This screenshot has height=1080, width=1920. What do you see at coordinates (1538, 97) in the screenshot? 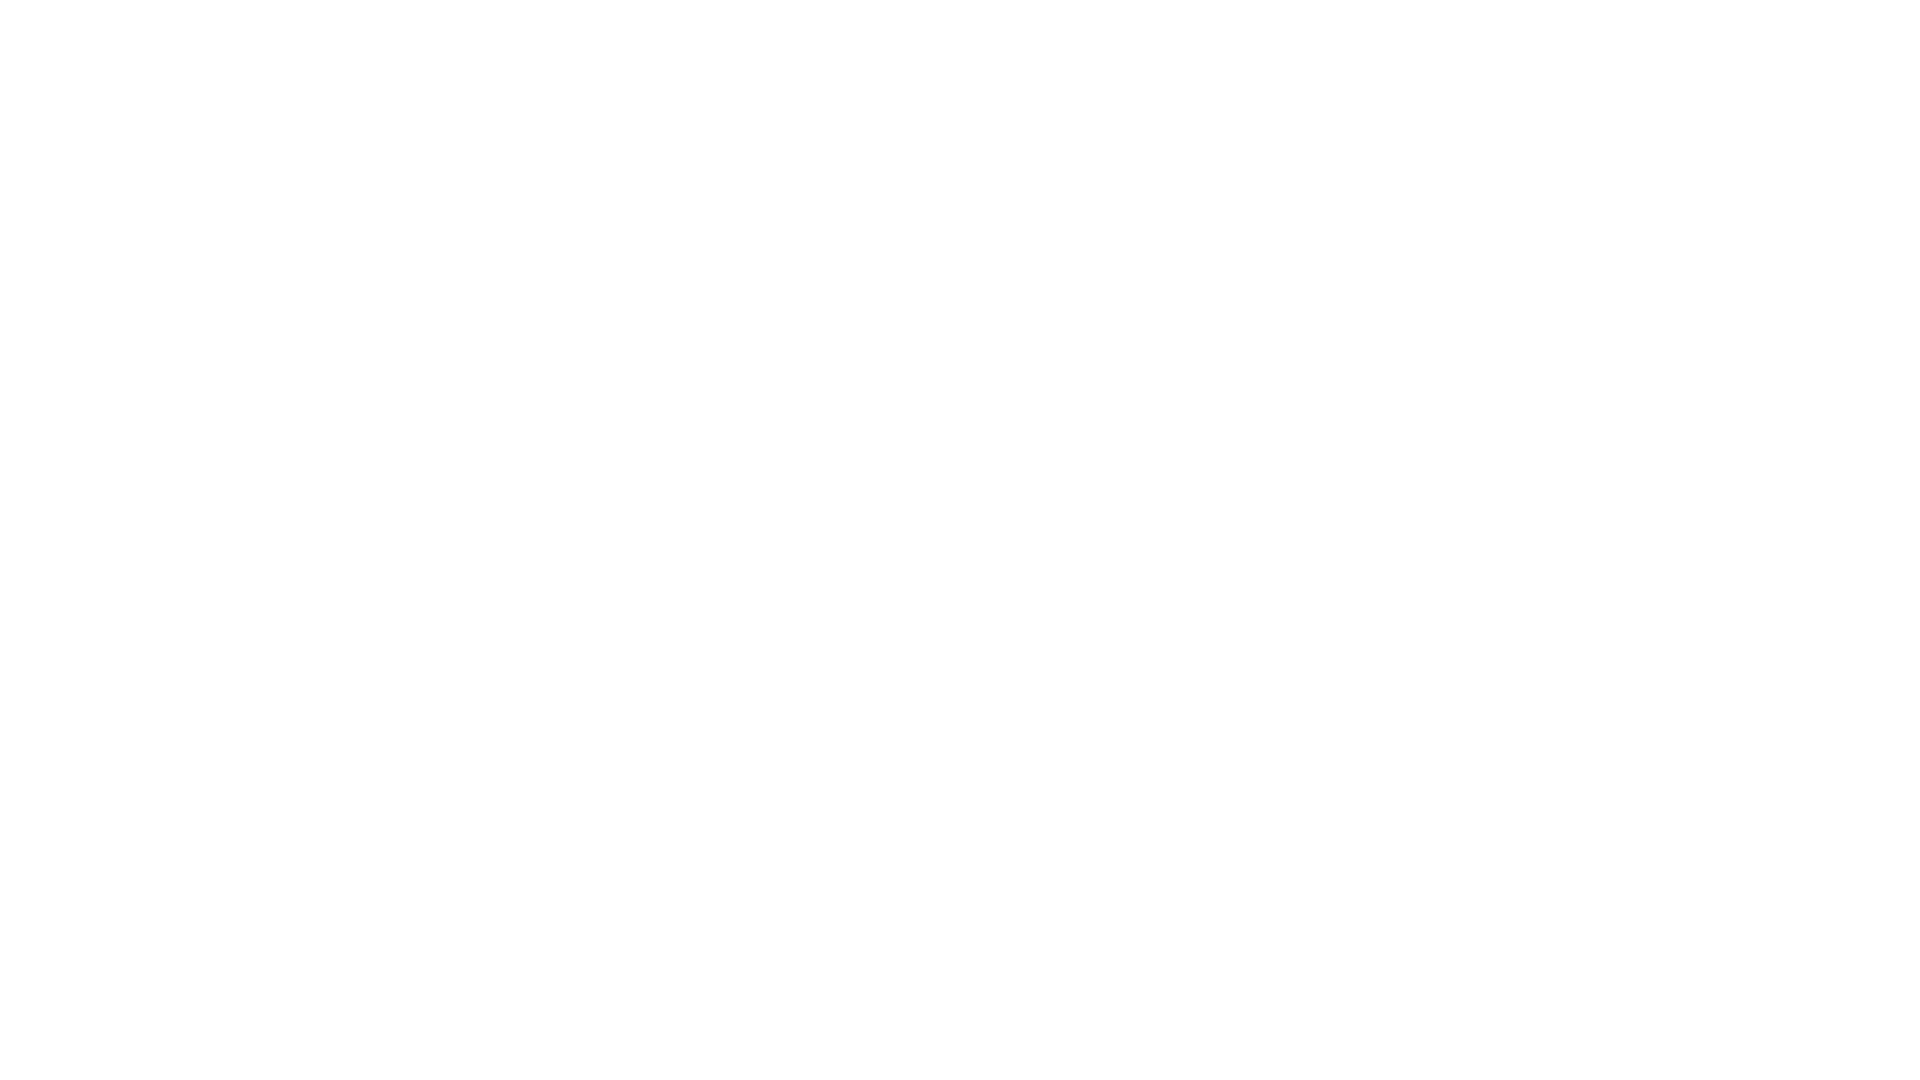
I see `Me connecter` at bounding box center [1538, 97].